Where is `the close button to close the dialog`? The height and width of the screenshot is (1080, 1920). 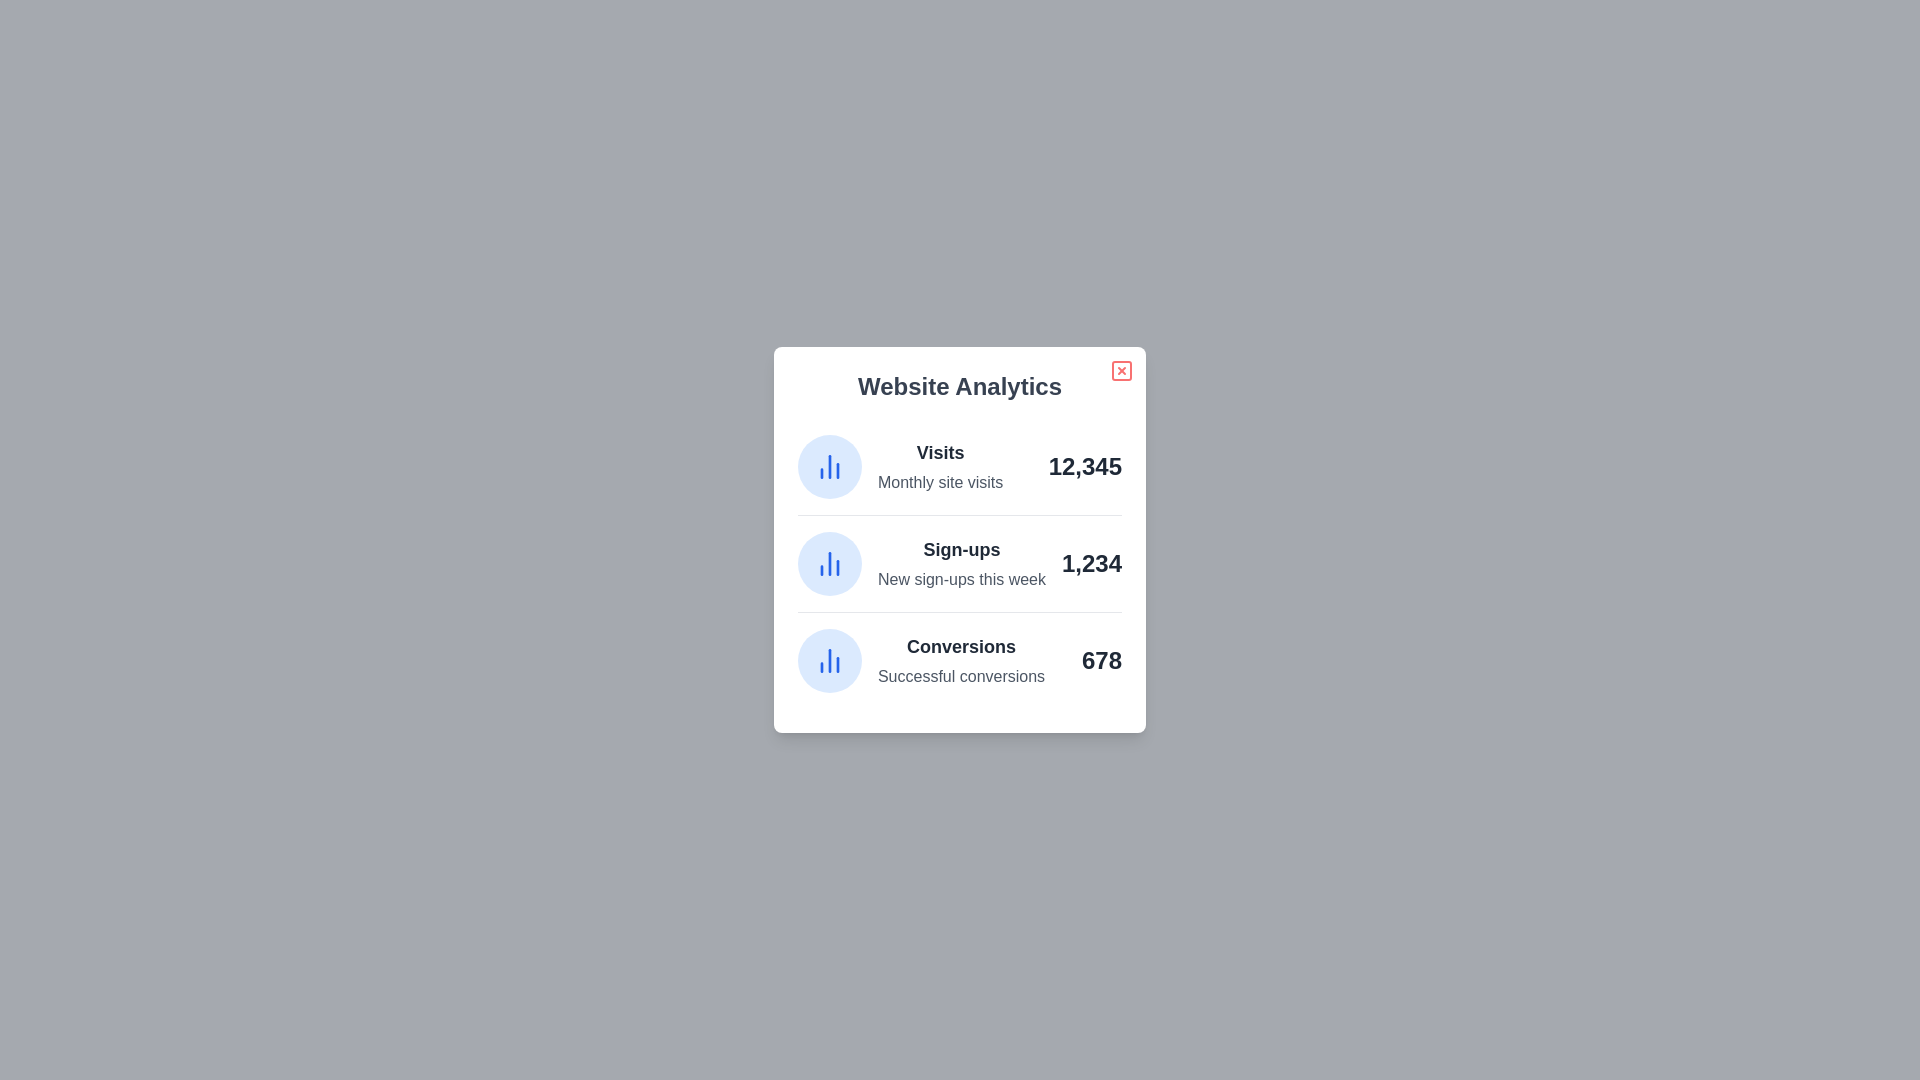 the close button to close the dialog is located at coordinates (1122, 370).